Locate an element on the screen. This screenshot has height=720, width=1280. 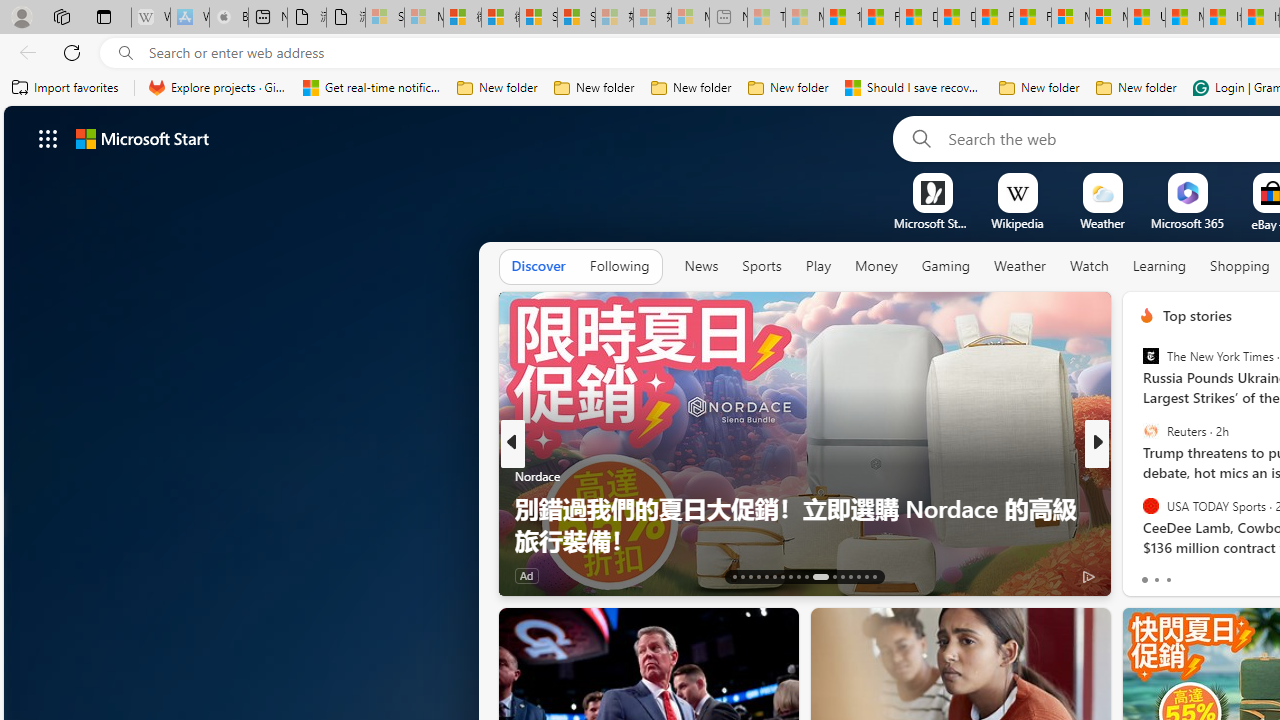
'Watch' is located at coordinates (1088, 266).